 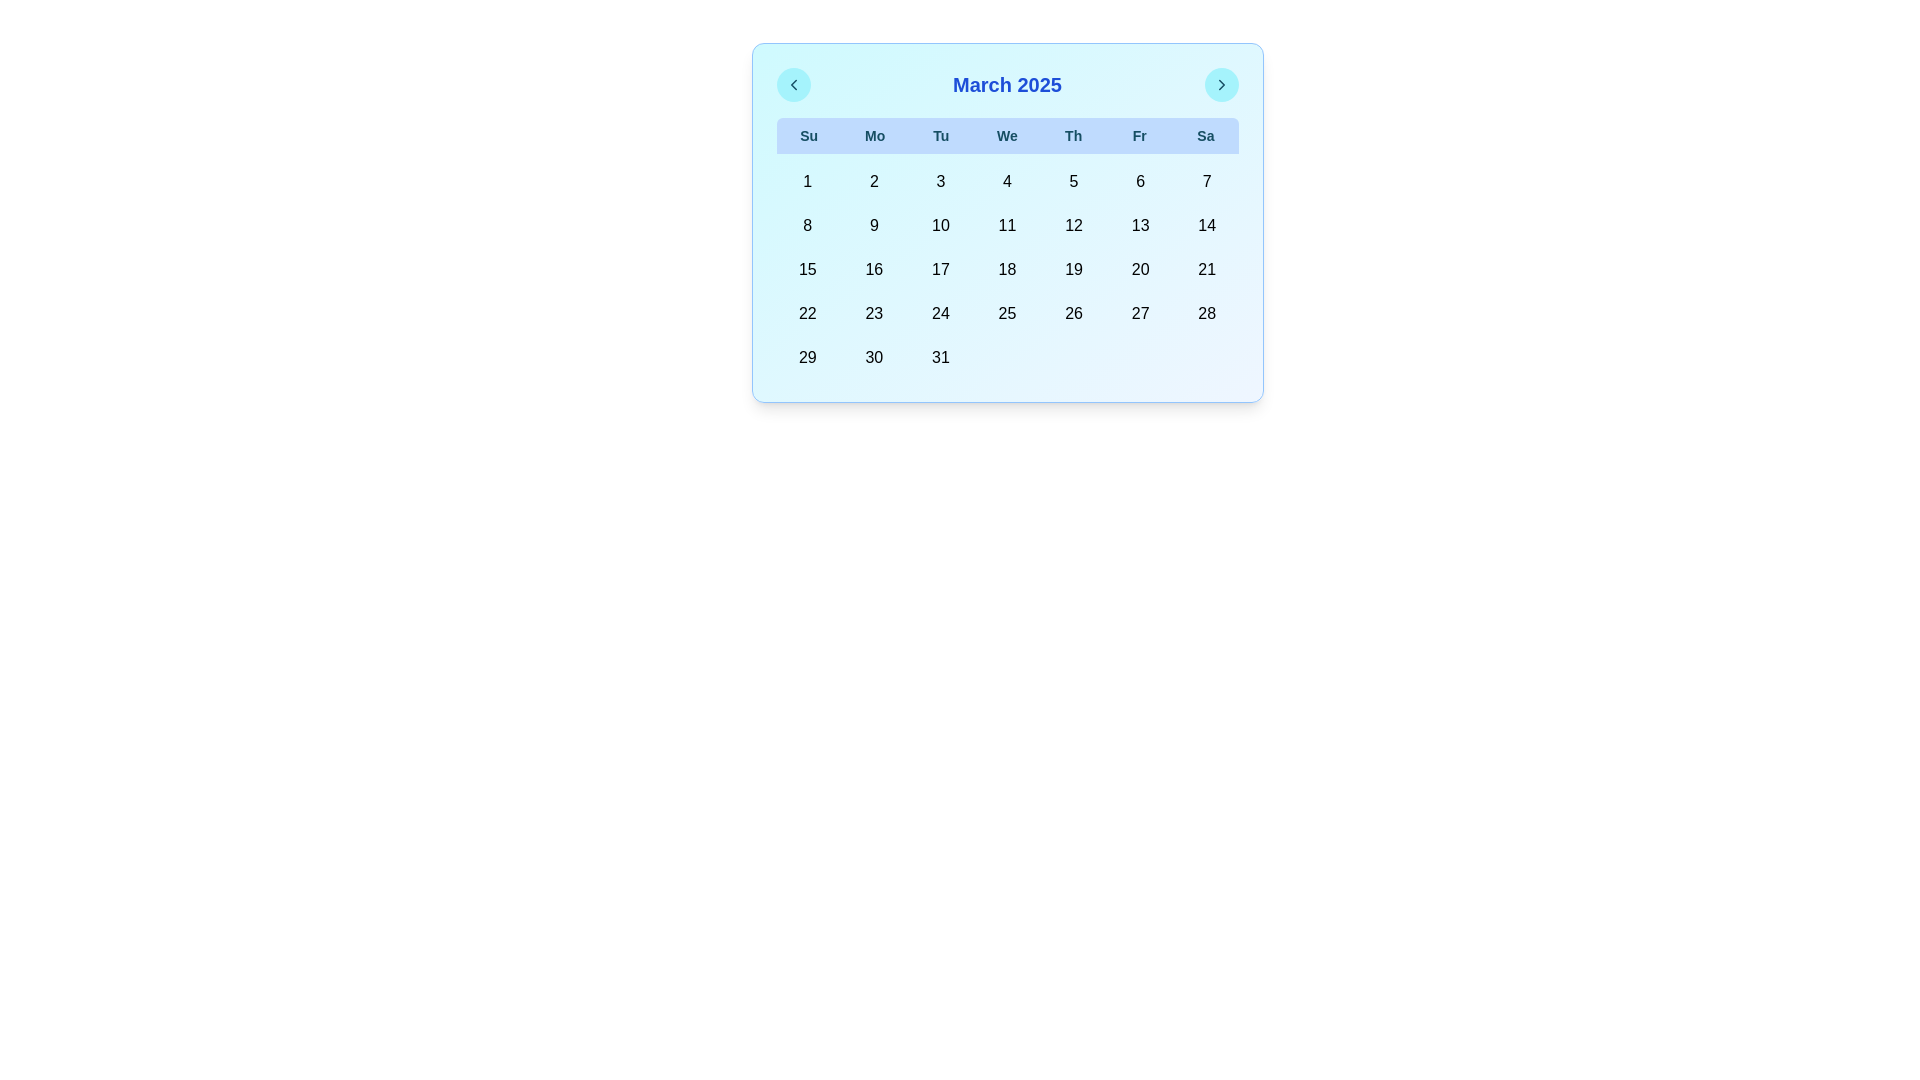 I want to click on the rounded rectangular button labeled '28' in the calendar grid, so click(x=1206, y=313).